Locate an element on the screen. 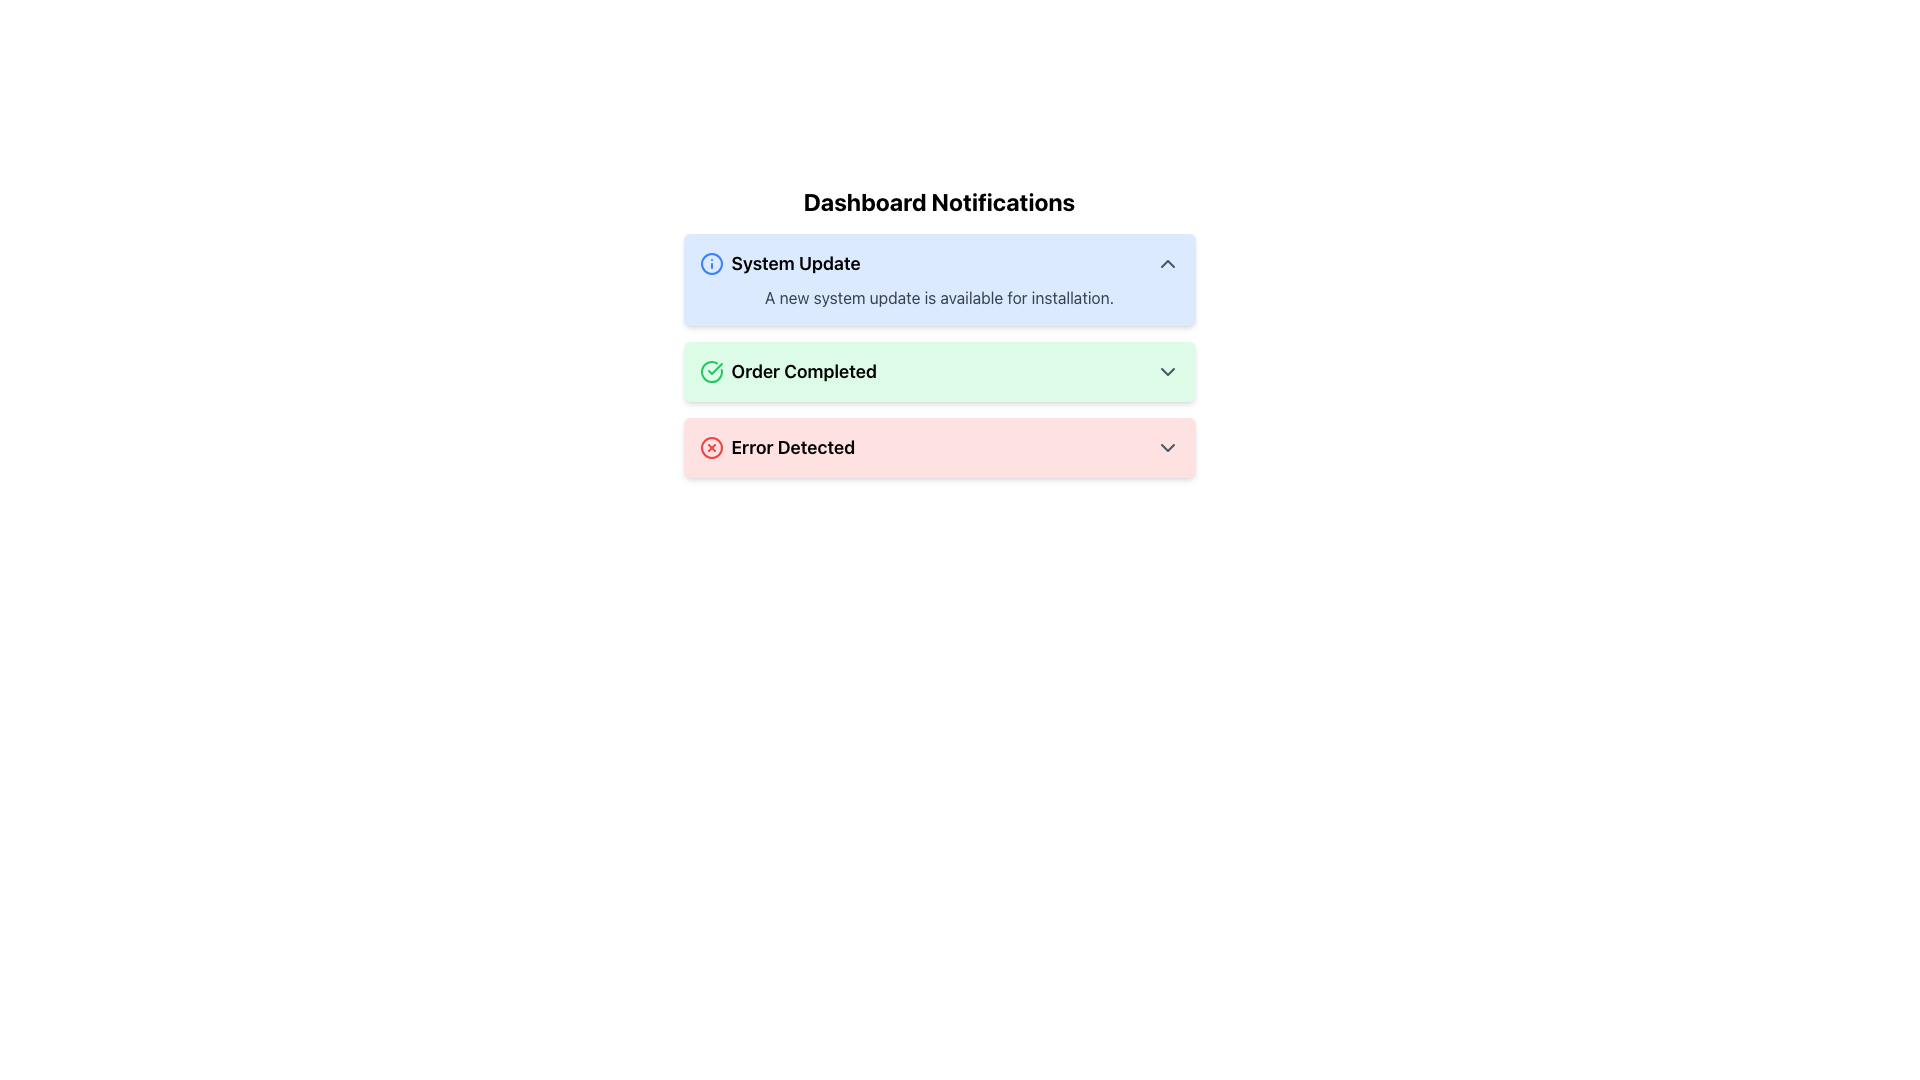 The image size is (1920, 1080). the chevron icon button on the right side of the 'System Update' notification is located at coordinates (1167, 262).